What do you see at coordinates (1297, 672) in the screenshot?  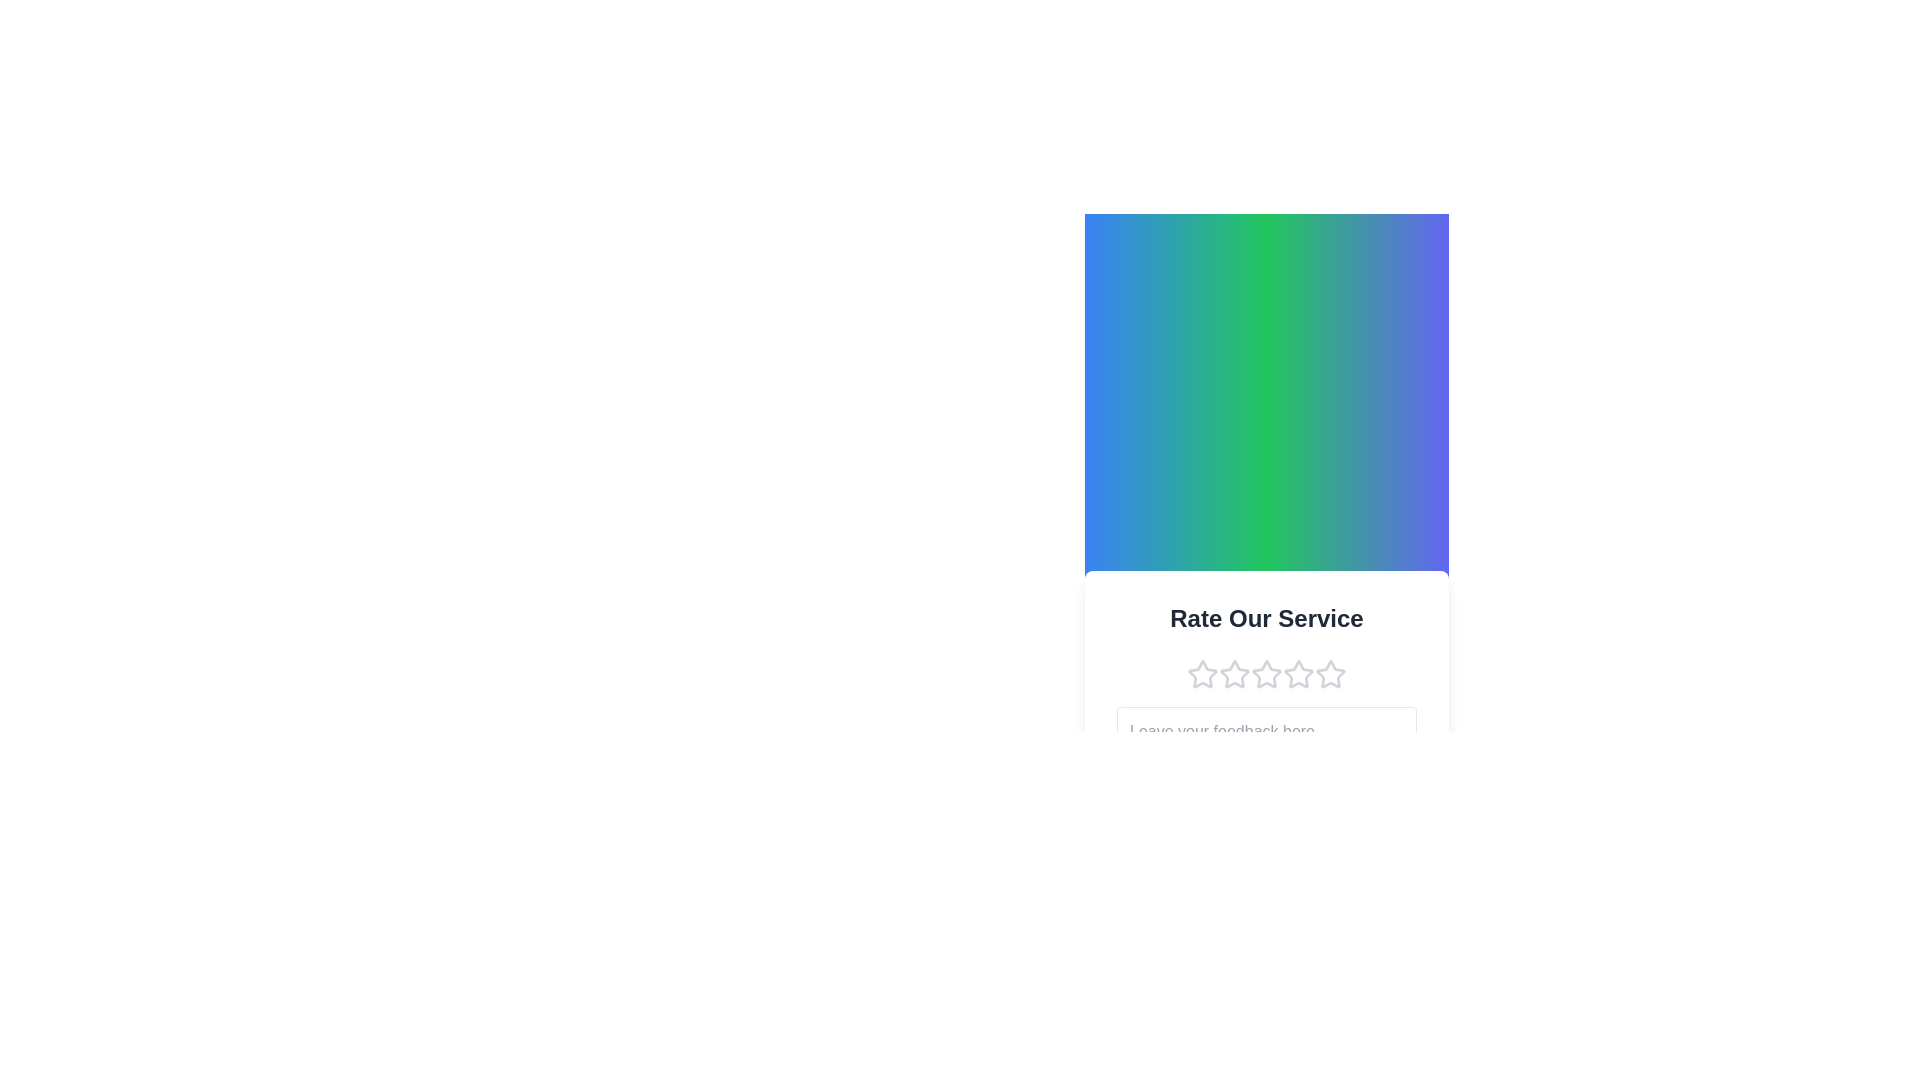 I see `the third star icon in the rating system to give a rating` at bounding box center [1297, 672].